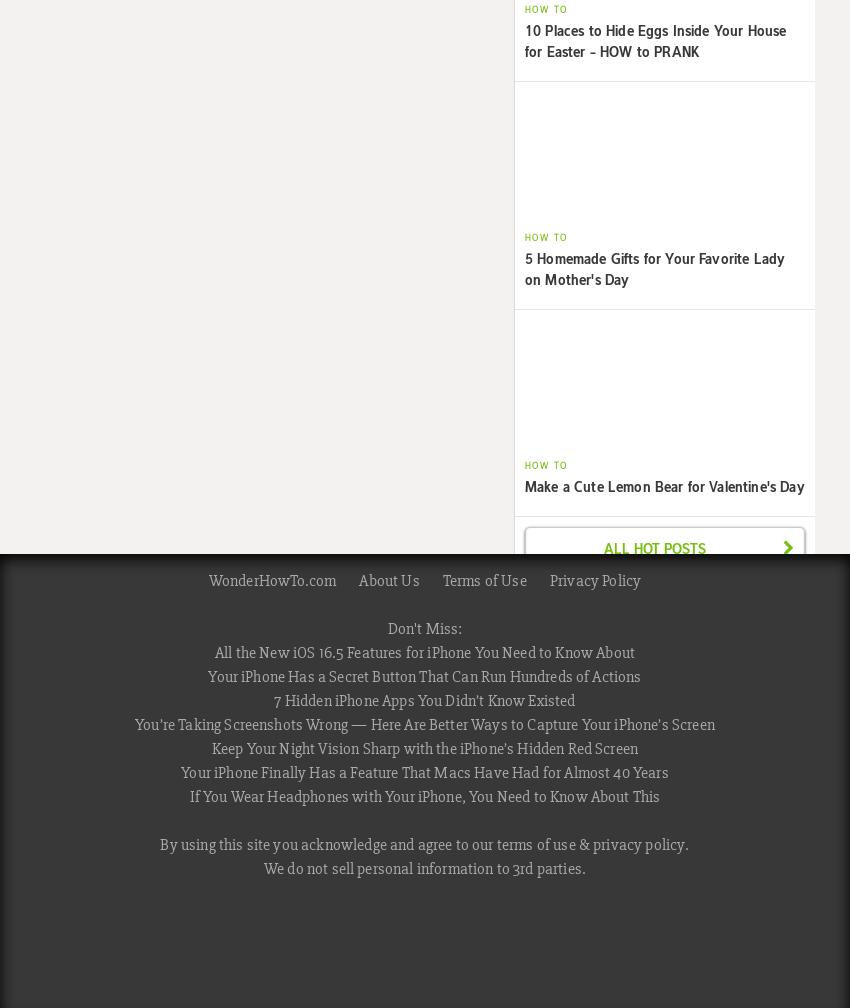 This screenshot has width=850, height=1008. What do you see at coordinates (483, 580) in the screenshot?
I see `'Terms of Use'` at bounding box center [483, 580].